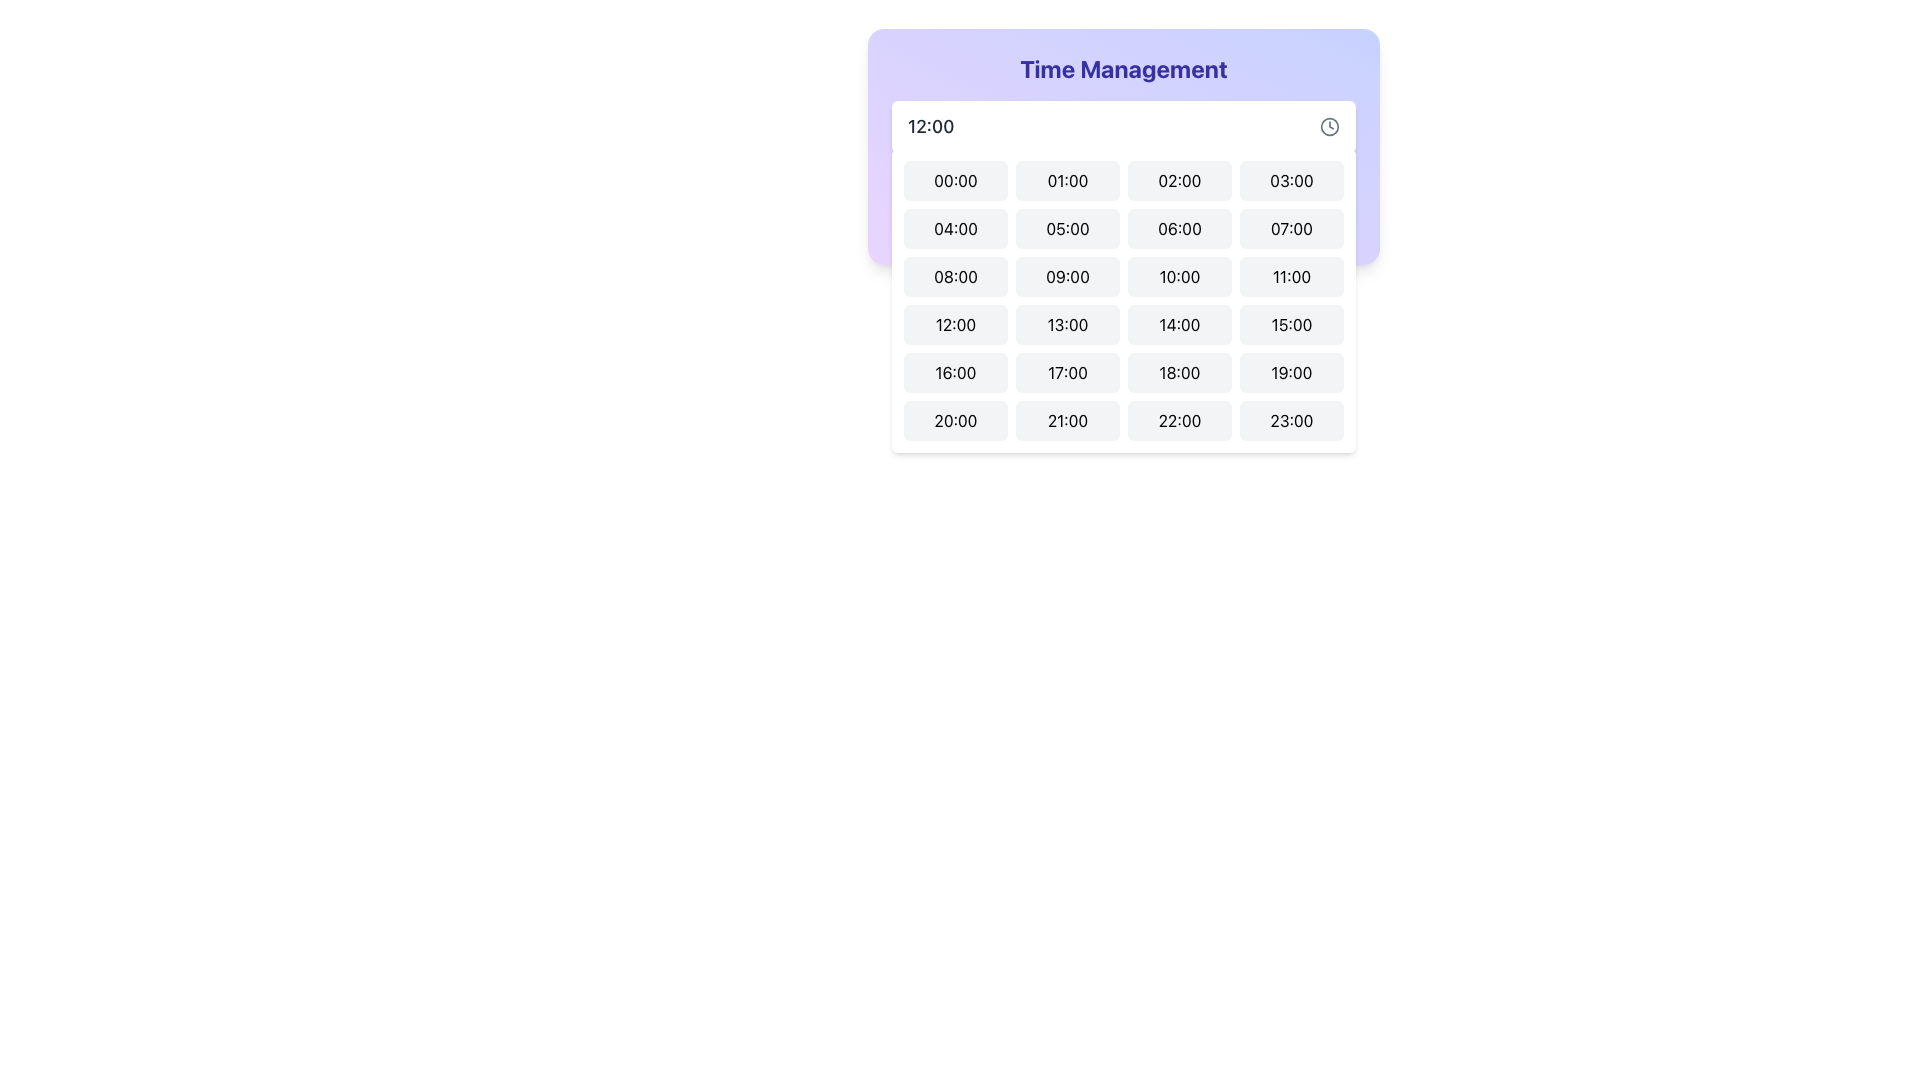 This screenshot has height=1080, width=1920. I want to click on the time selection button labeled '01:00', so click(1067, 181).